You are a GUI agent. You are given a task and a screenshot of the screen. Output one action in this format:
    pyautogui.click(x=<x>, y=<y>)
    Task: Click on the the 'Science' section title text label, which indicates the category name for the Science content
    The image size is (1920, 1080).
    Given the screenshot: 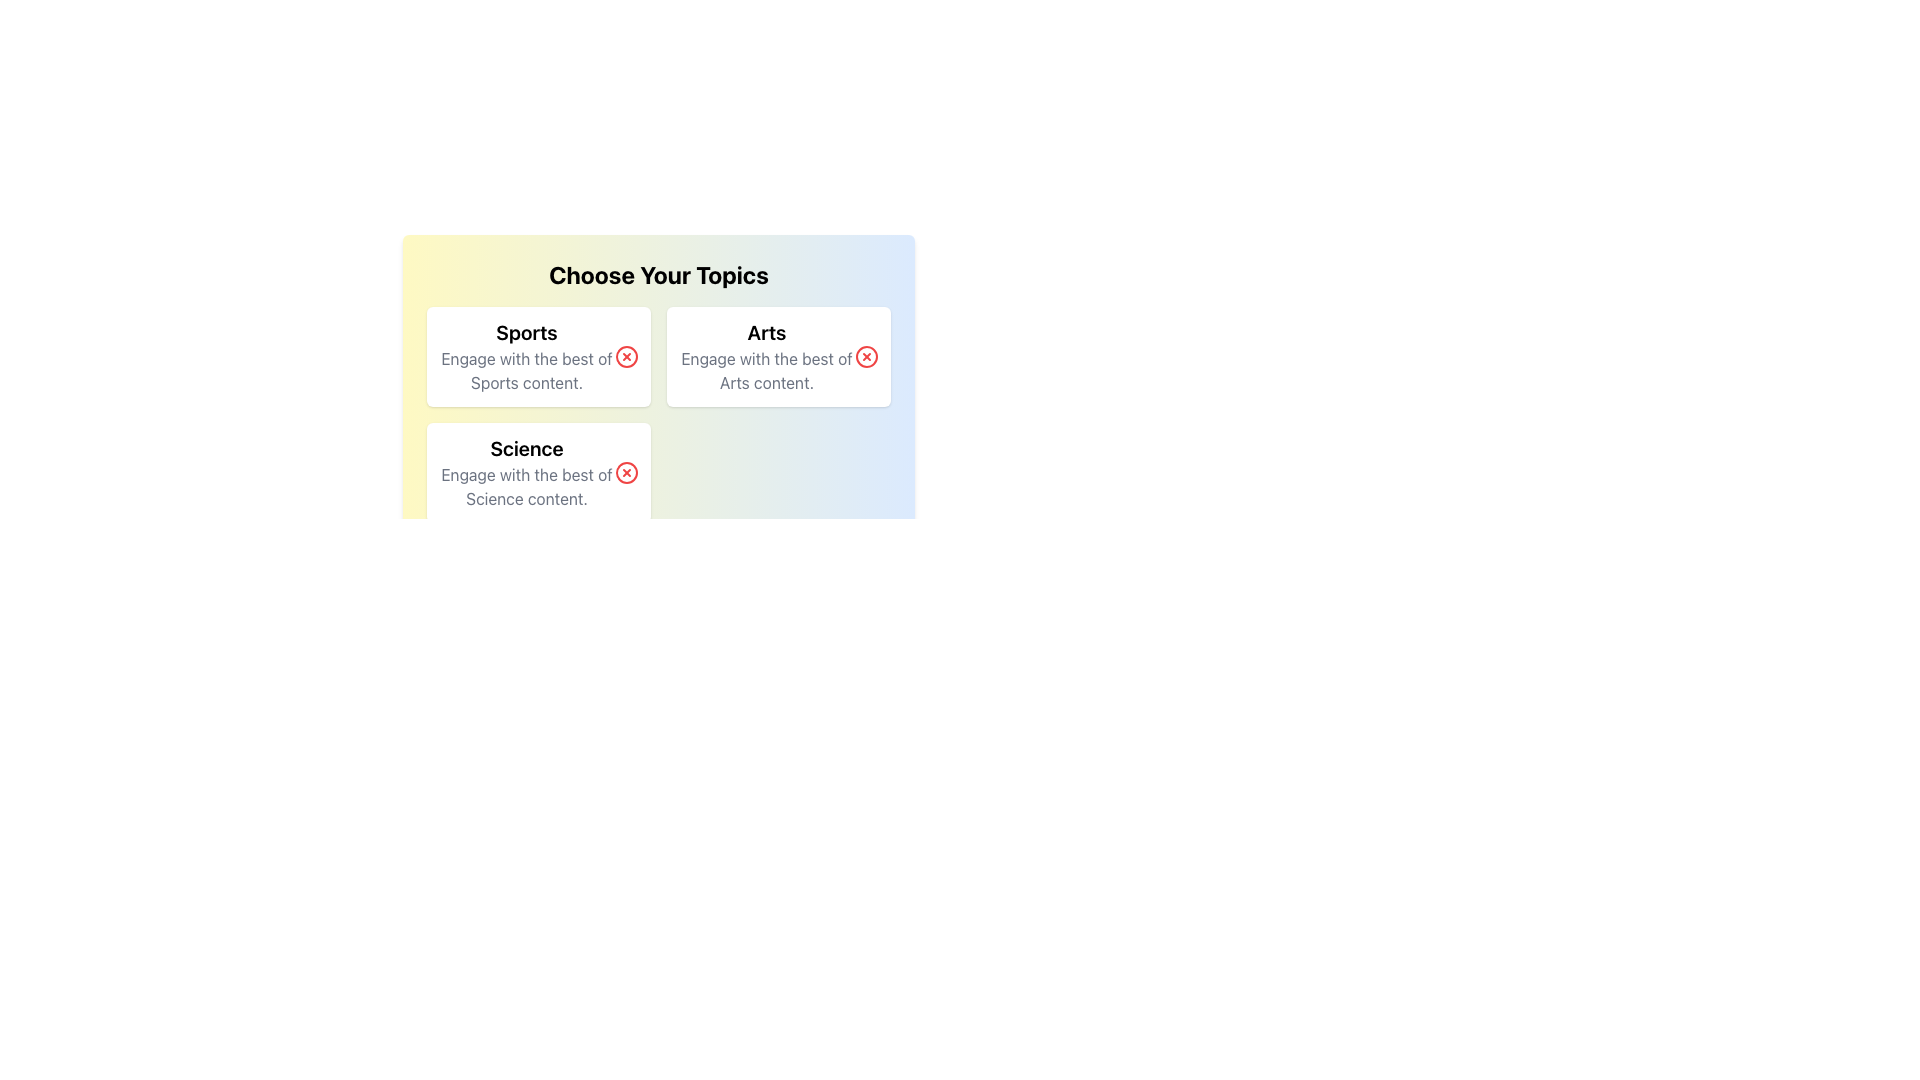 What is the action you would take?
    pyautogui.click(x=527, y=447)
    